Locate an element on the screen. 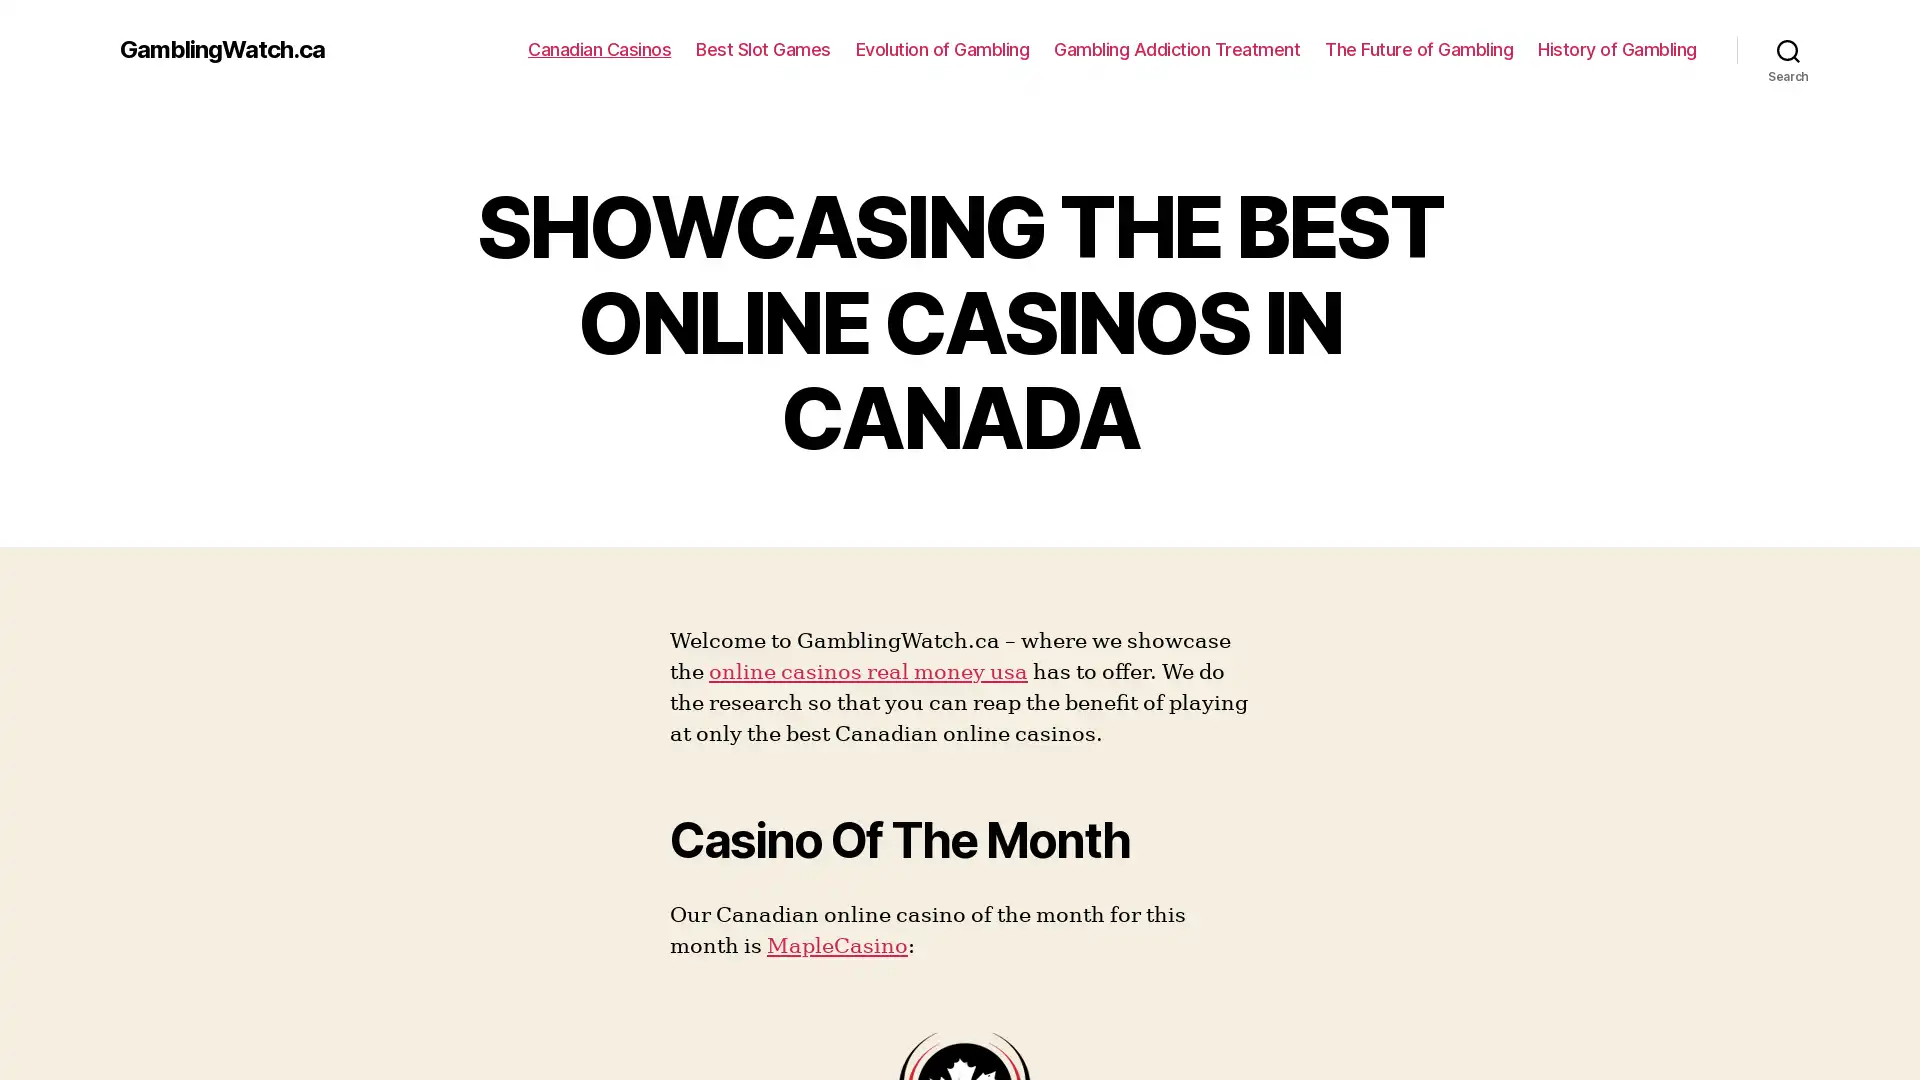  Search is located at coordinates (1788, 49).